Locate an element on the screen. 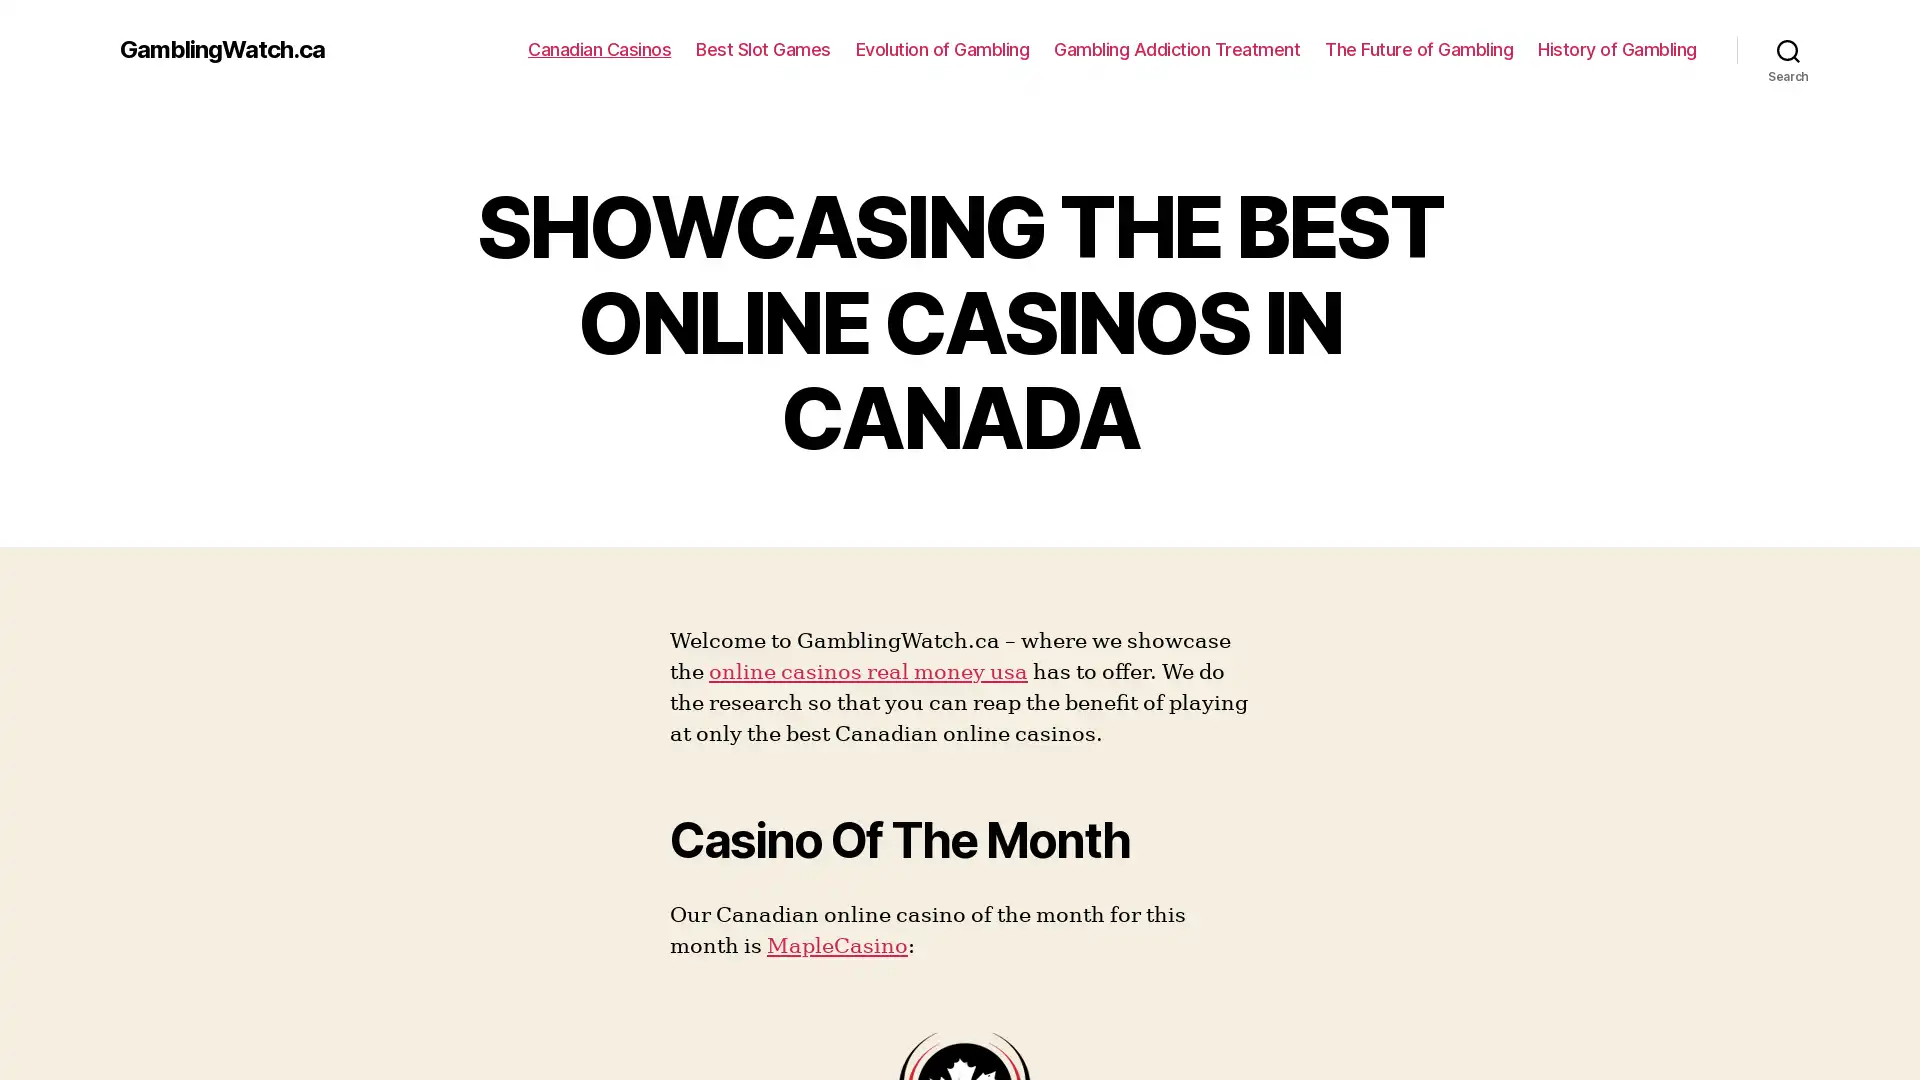  Search is located at coordinates (1788, 49).